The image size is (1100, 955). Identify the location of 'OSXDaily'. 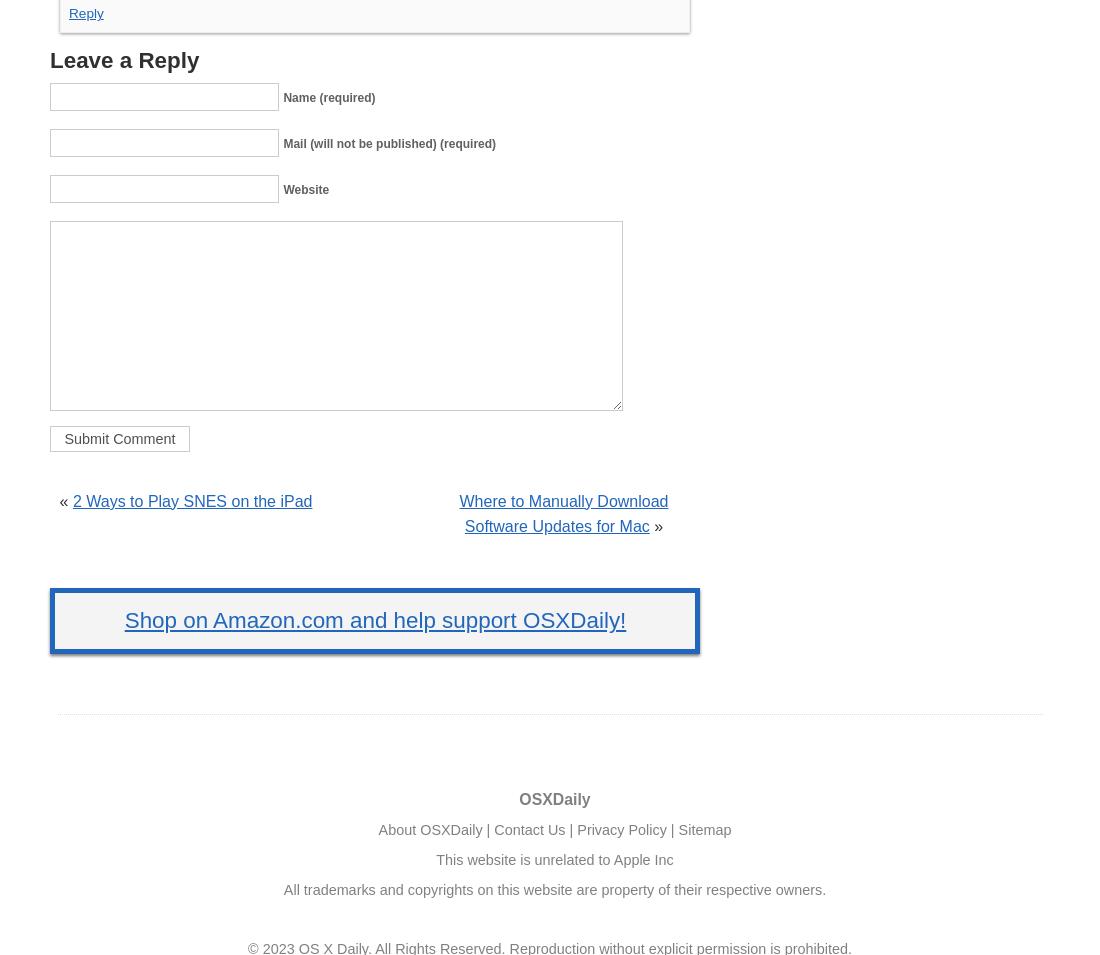
(518, 798).